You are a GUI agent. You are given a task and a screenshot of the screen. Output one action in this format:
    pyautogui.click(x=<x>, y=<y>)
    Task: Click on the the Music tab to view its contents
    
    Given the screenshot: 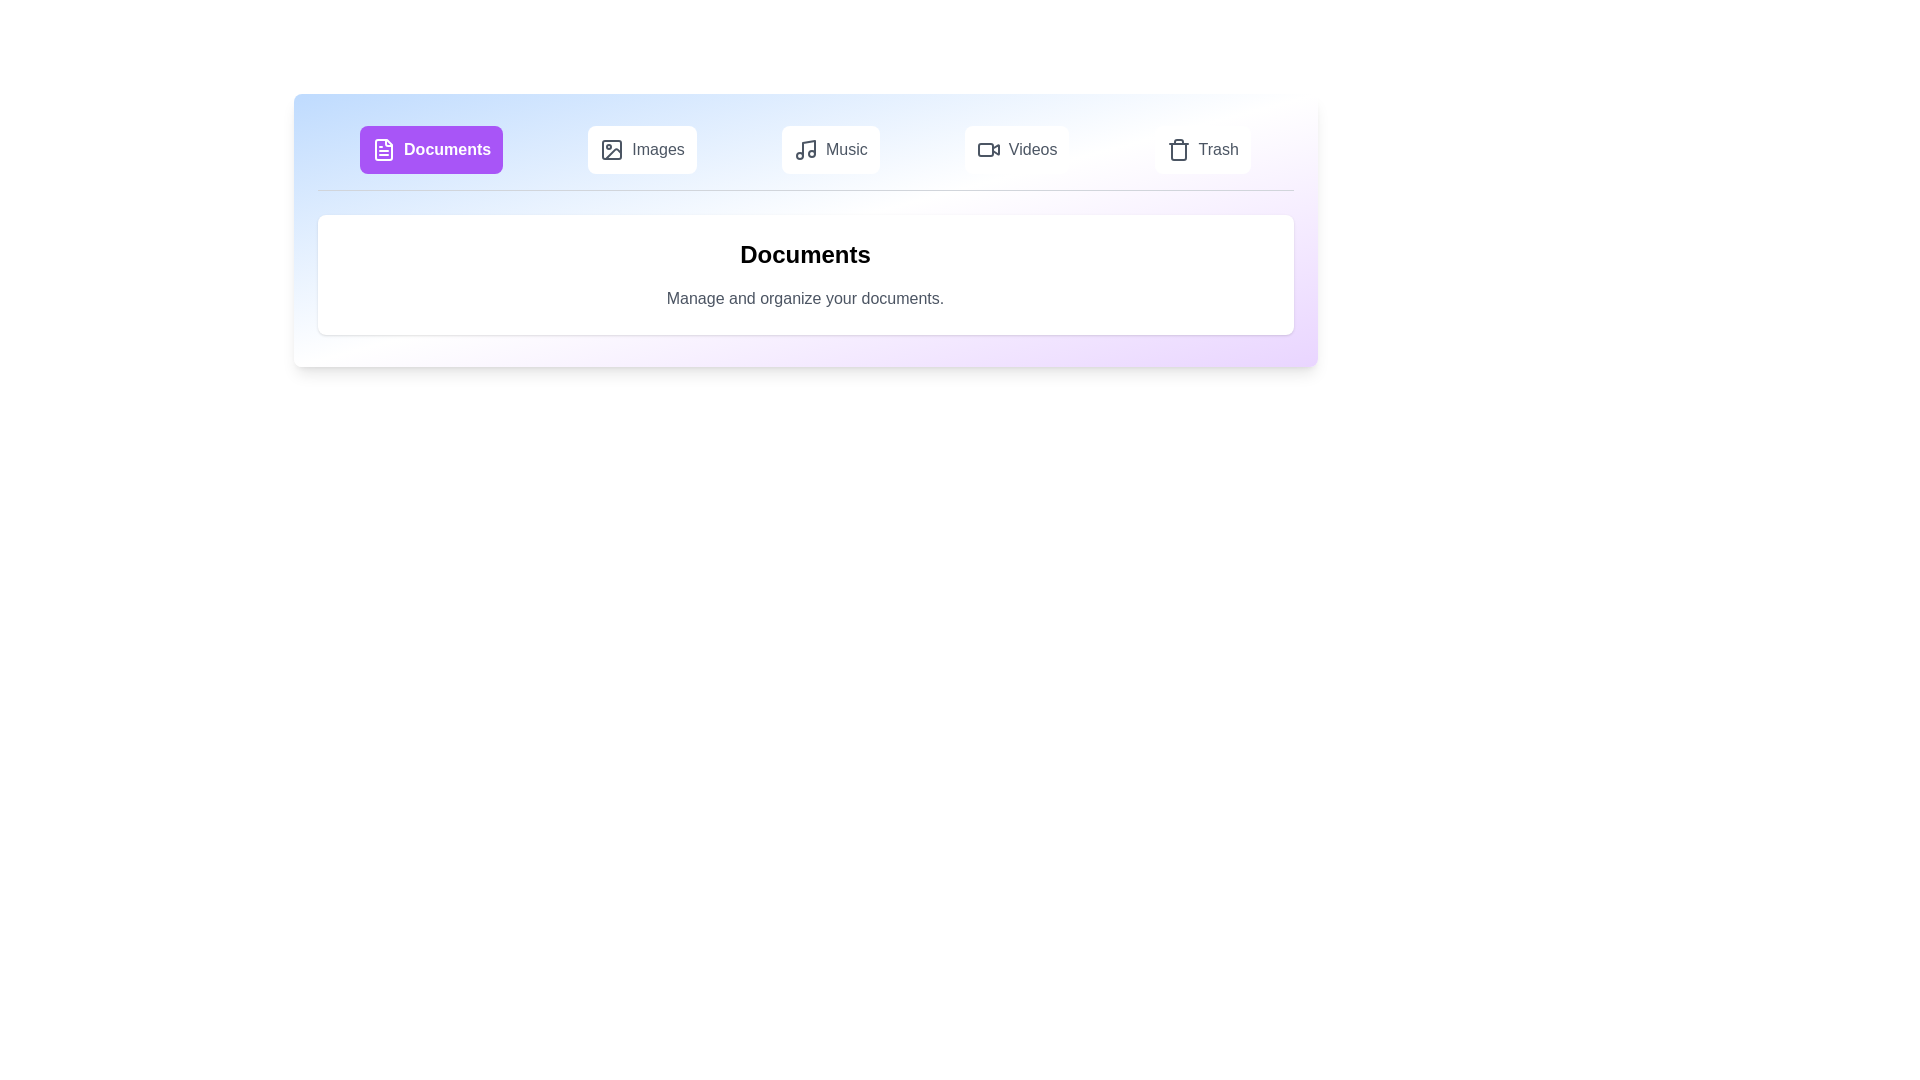 What is the action you would take?
    pyautogui.click(x=830, y=149)
    